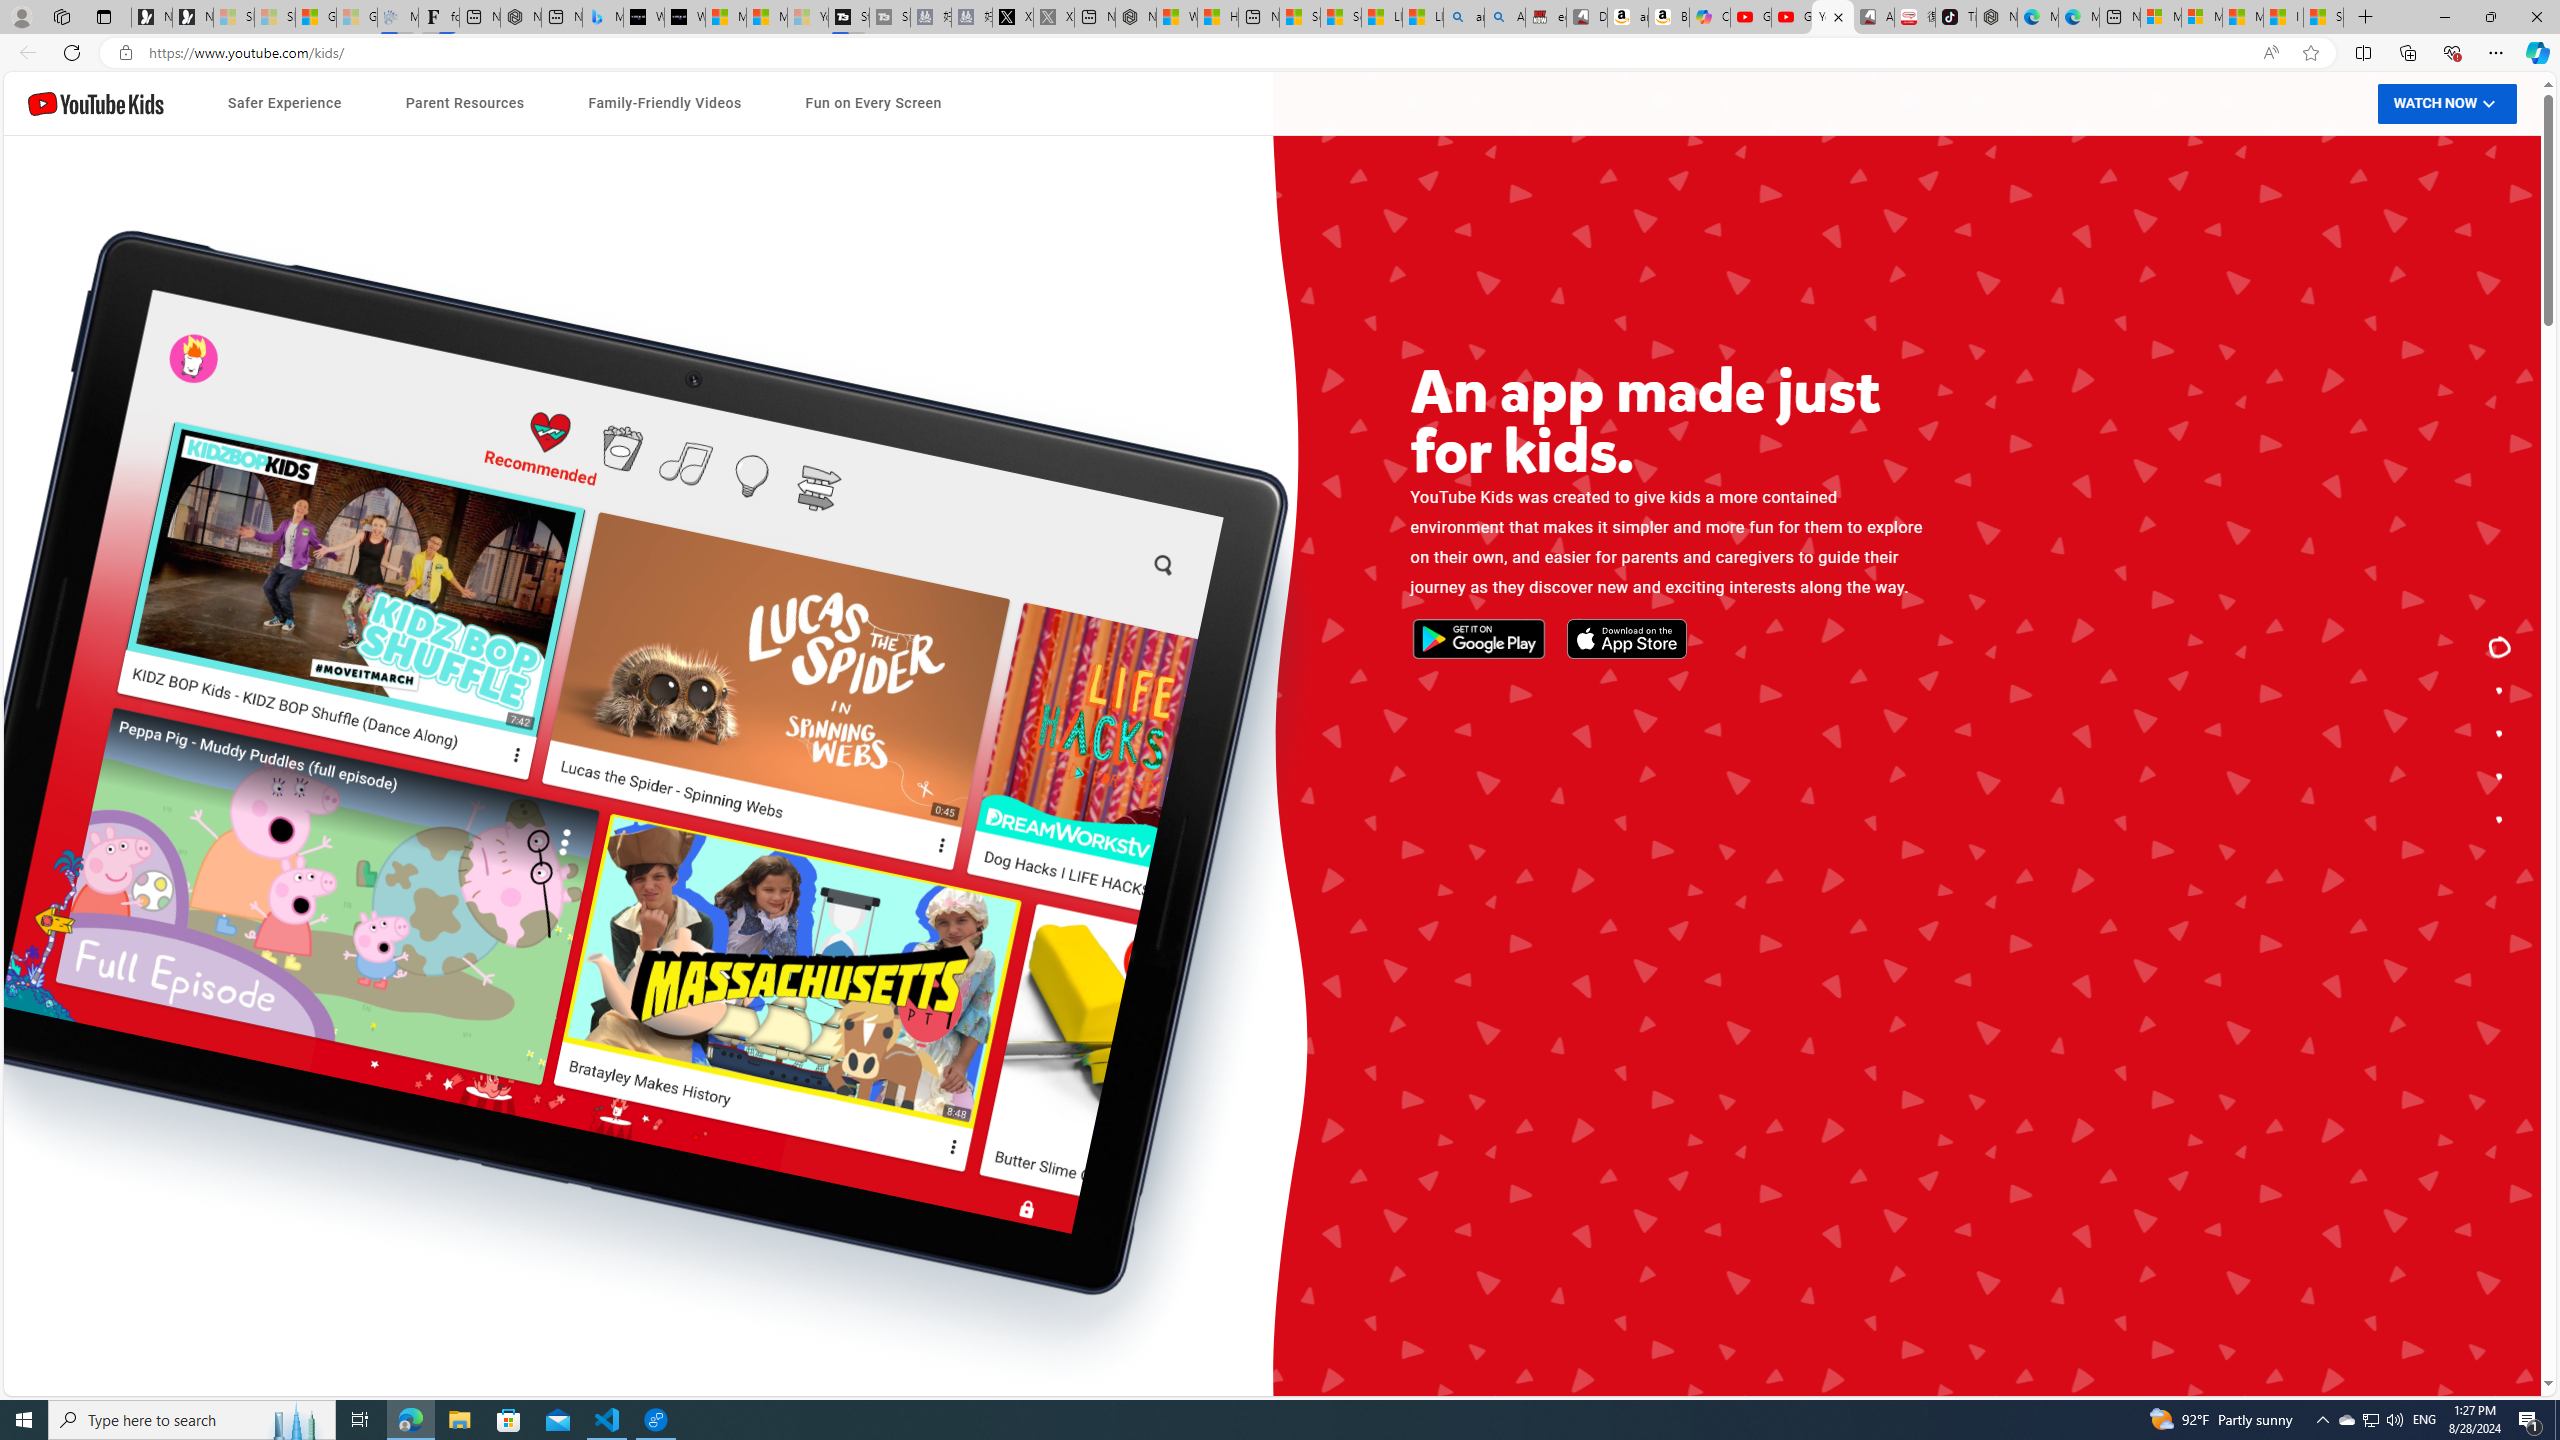 The width and height of the screenshot is (2560, 1440). Describe the element at coordinates (2498, 732) in the screenshot. I see `'Tips and tools for your family.'` at that location.